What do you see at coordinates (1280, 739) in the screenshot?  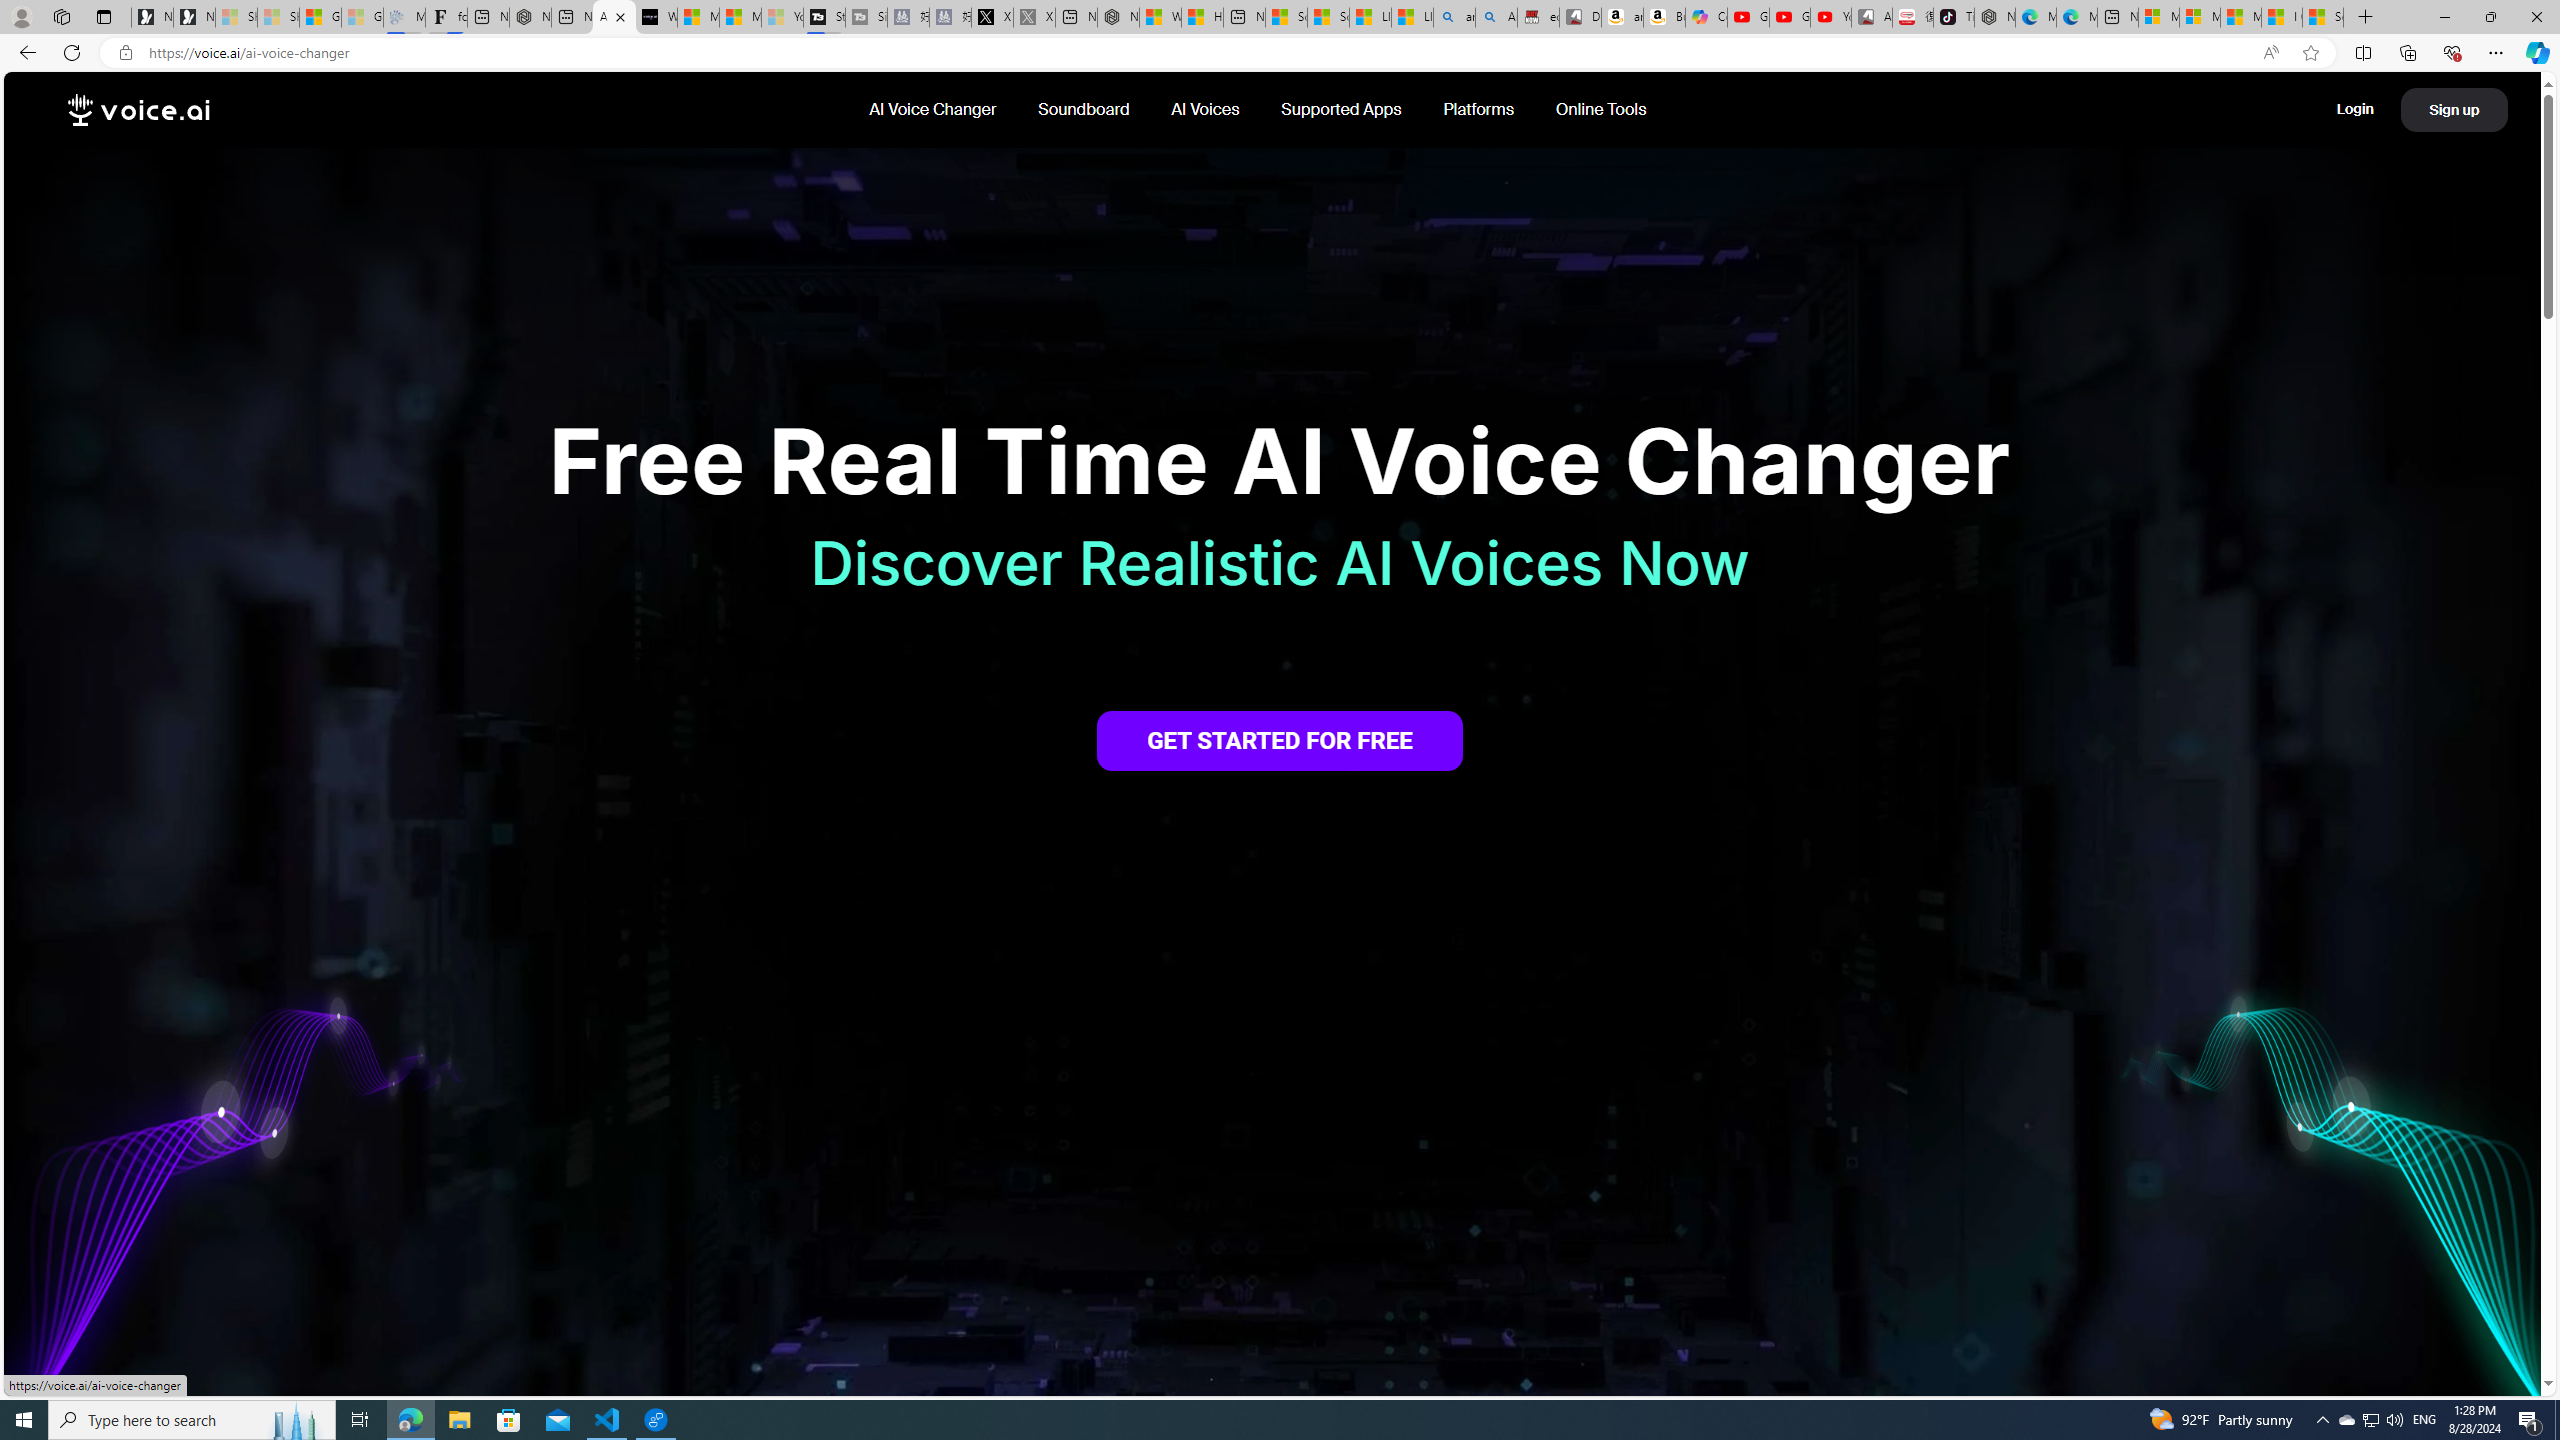 I see `'GET STARTED FOR FREE'` at bounding box center [1280, 739].